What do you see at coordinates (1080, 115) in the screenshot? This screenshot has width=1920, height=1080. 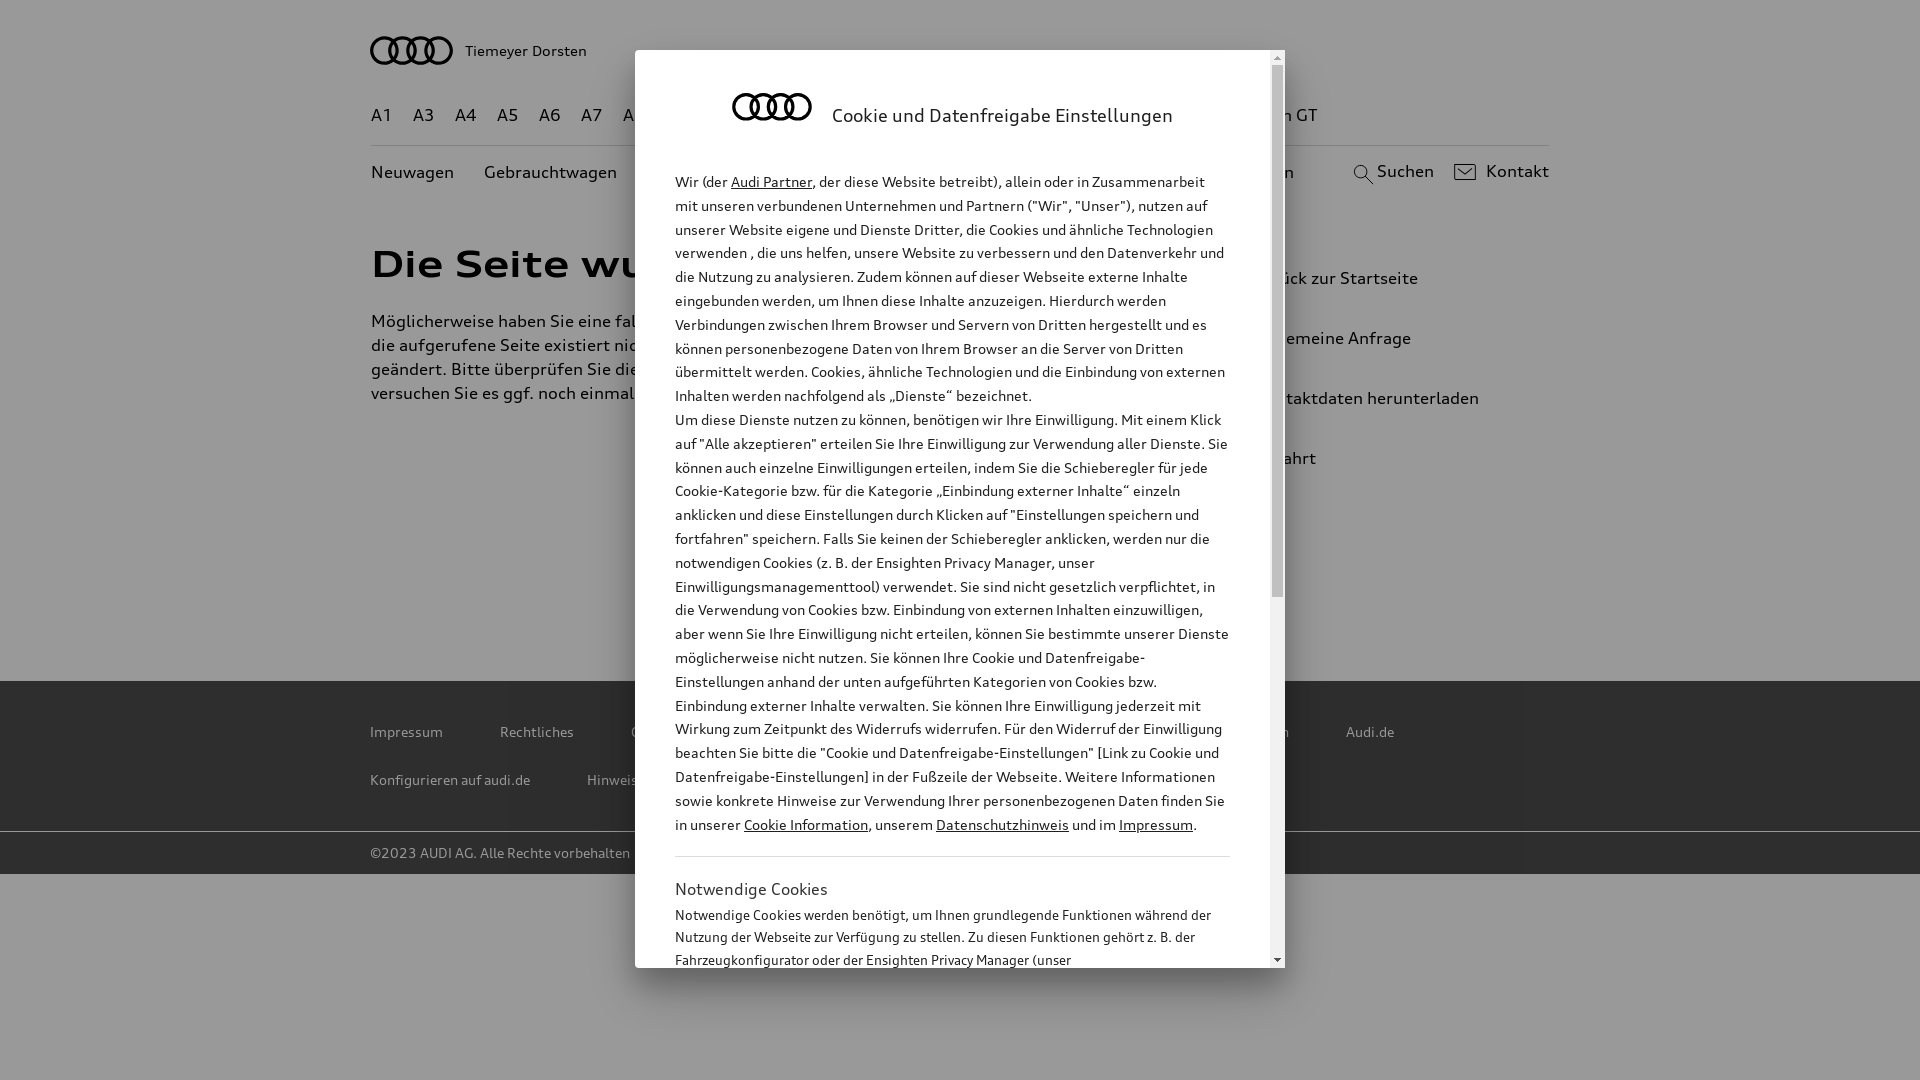 I see `'TT'` at bounding box center [1080, 115].